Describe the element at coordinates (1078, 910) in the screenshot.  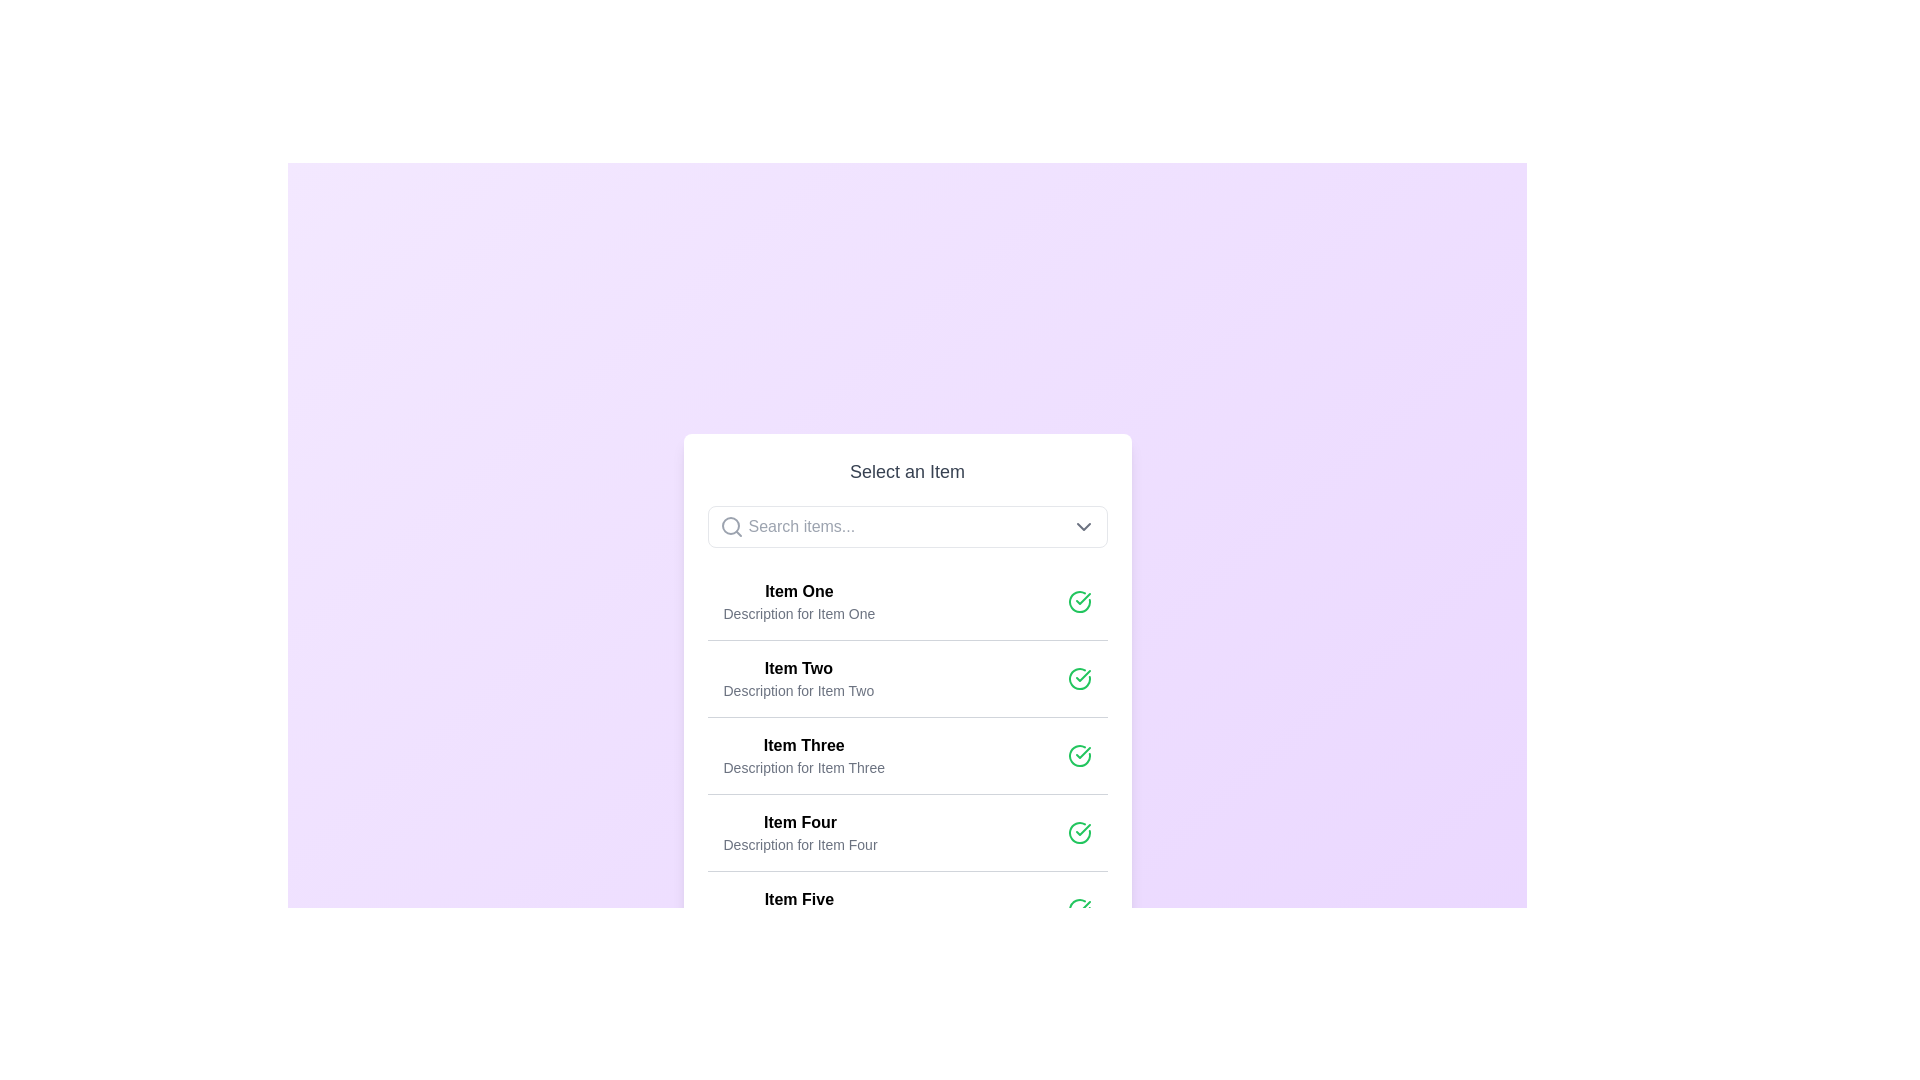
I see `the status indicator icon located to the extreme right of the row labeled 'Item Five', near the center-right edge adjacent to the item's description` at that location.